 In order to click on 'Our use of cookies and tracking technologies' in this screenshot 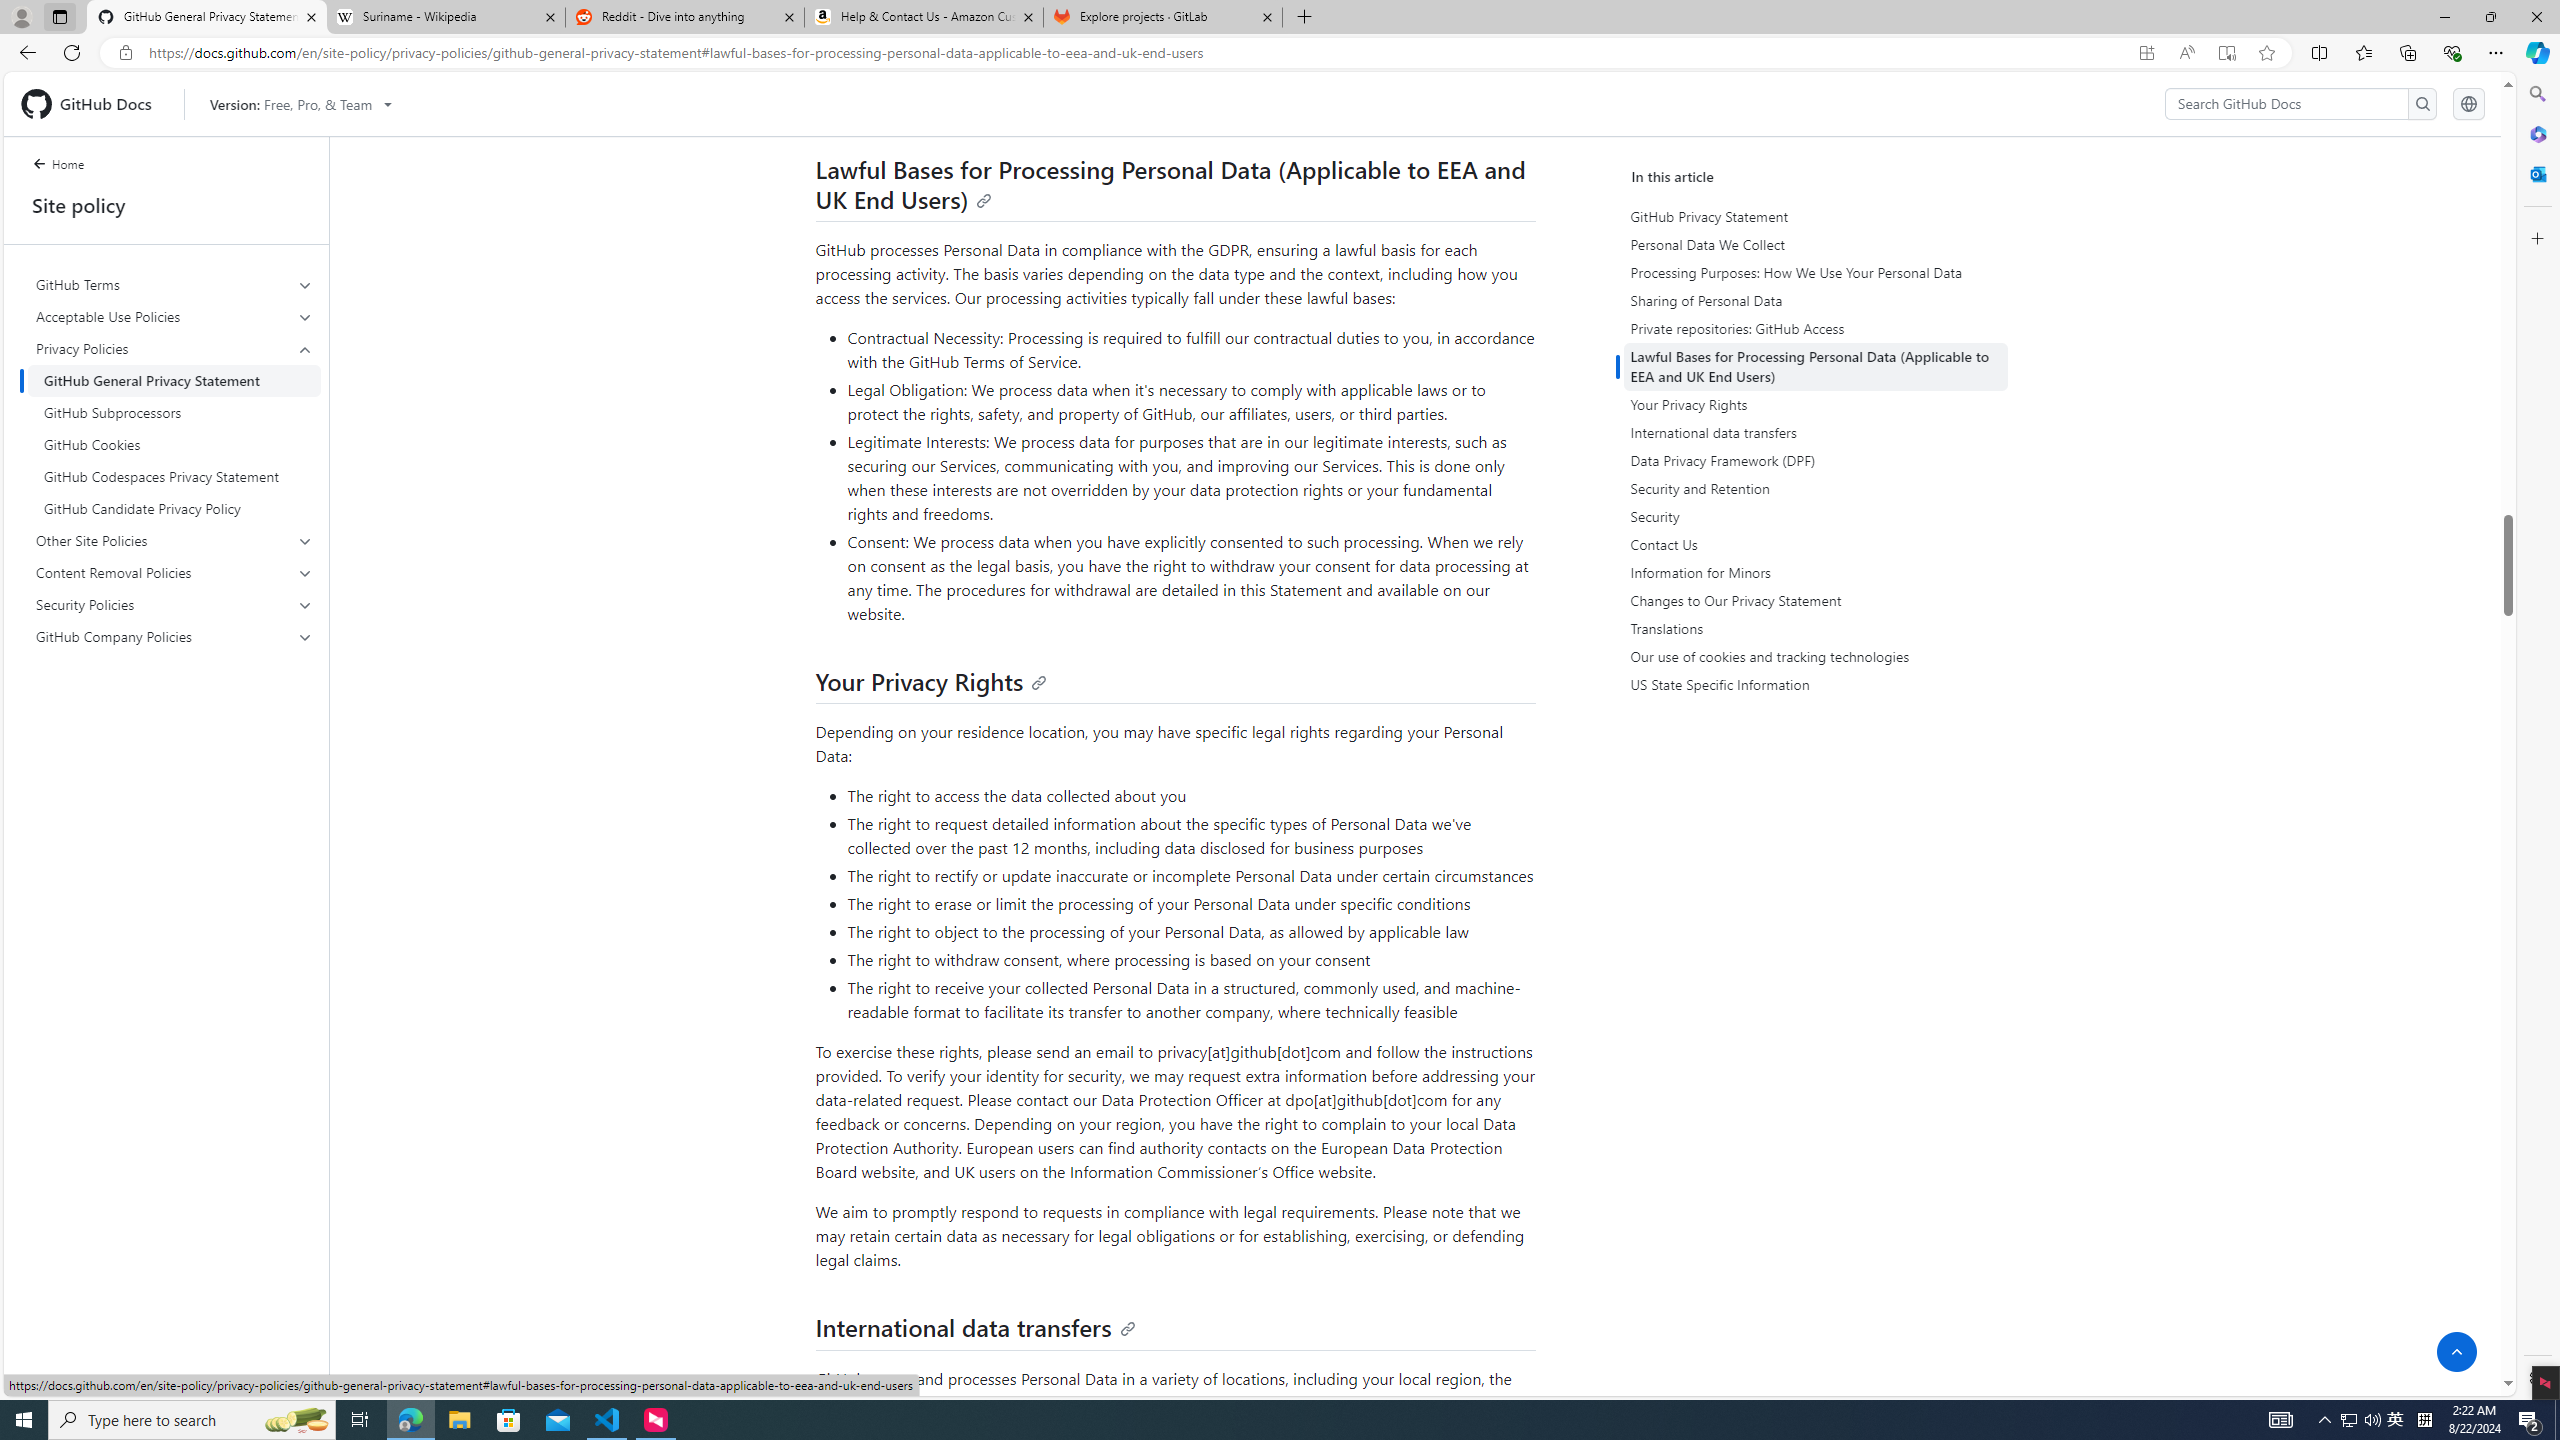, I will do `click(1814, 656)`.